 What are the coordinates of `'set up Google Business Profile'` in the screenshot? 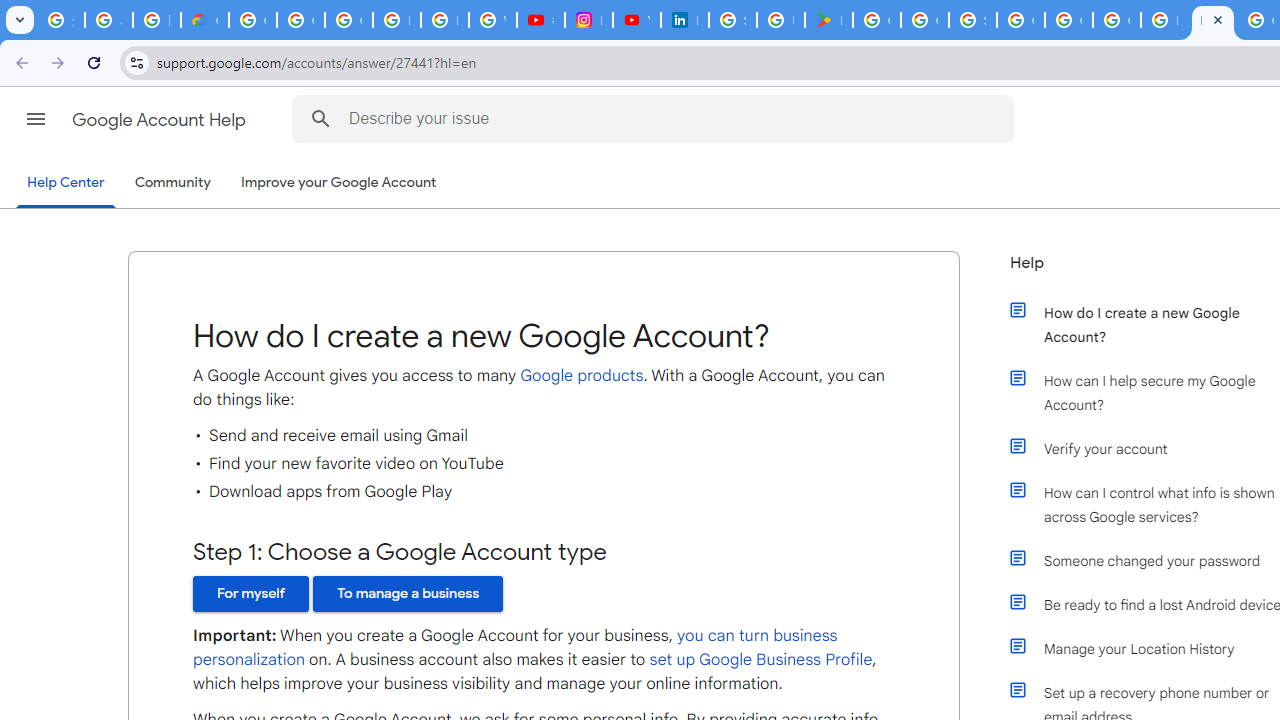 It's located at (759, 660).